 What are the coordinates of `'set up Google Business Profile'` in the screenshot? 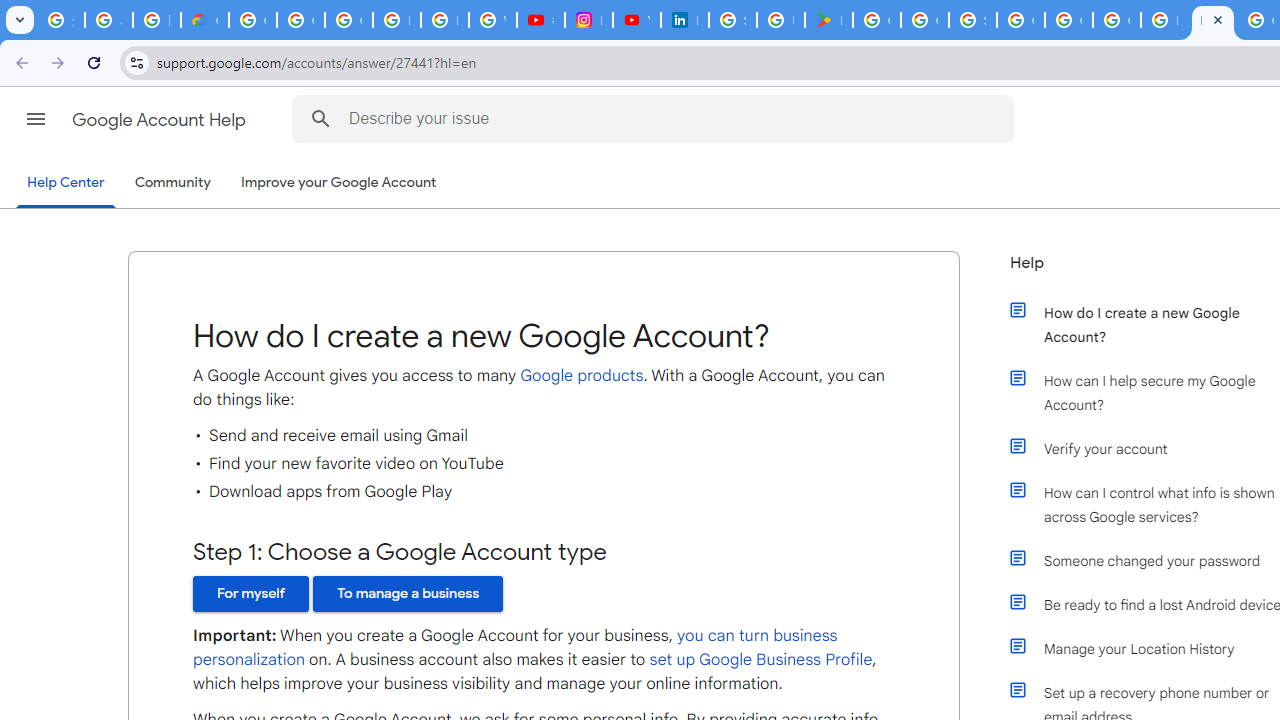 It's located at (759, 660).